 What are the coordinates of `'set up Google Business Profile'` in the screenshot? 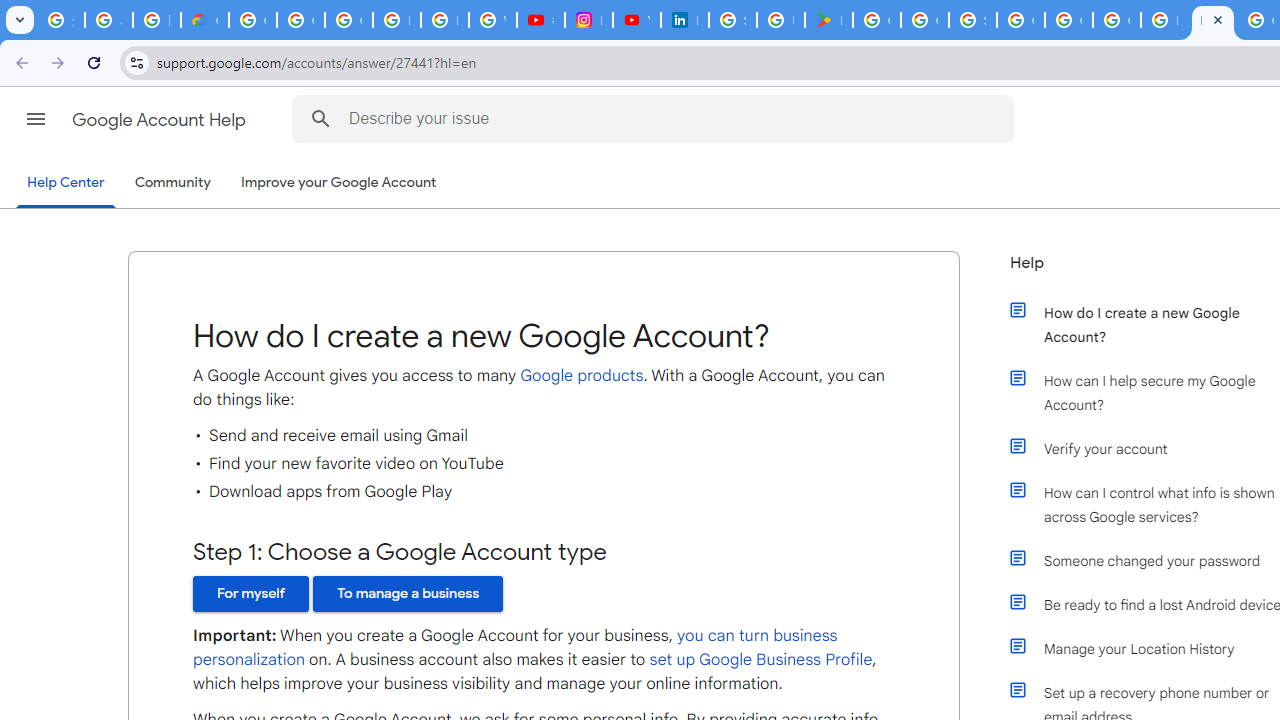 It's located at (759, 660).